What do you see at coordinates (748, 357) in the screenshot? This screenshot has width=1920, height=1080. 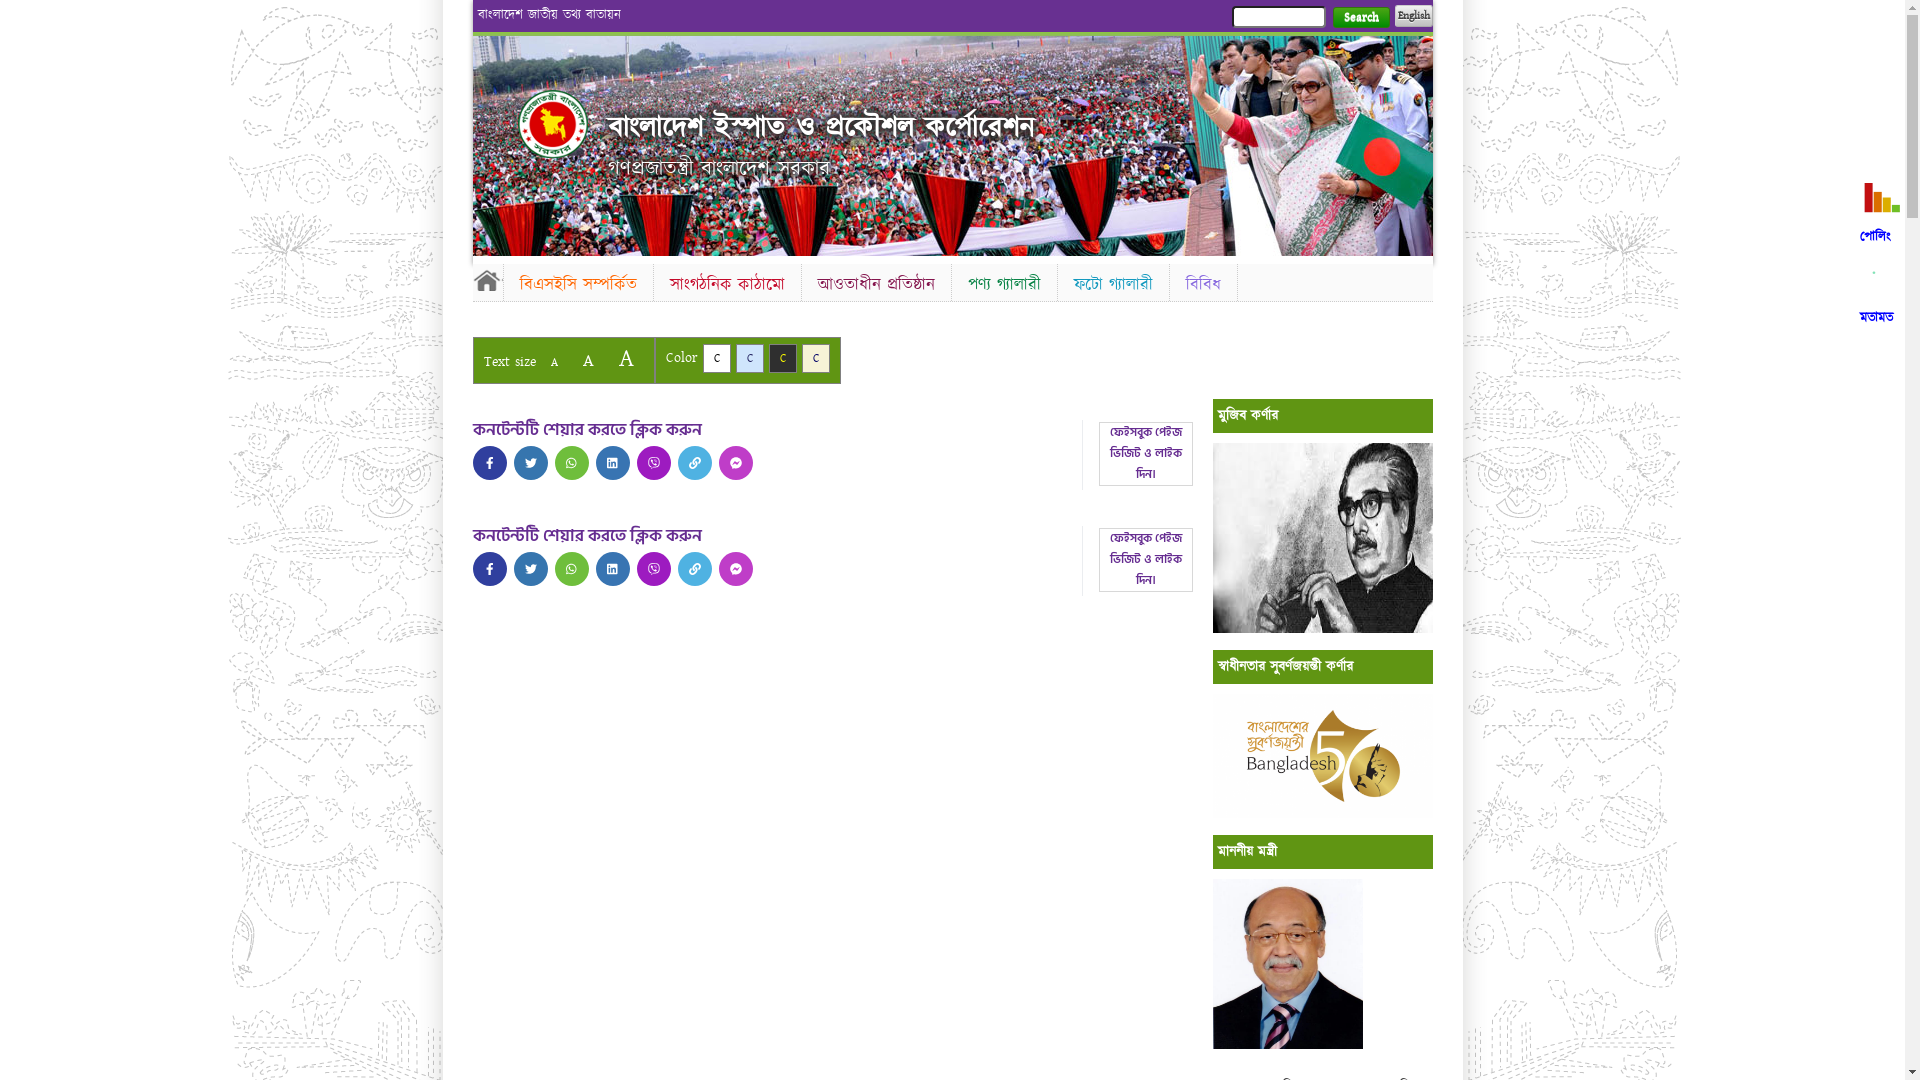 I see `'C'` at bounding box center [748, 357].